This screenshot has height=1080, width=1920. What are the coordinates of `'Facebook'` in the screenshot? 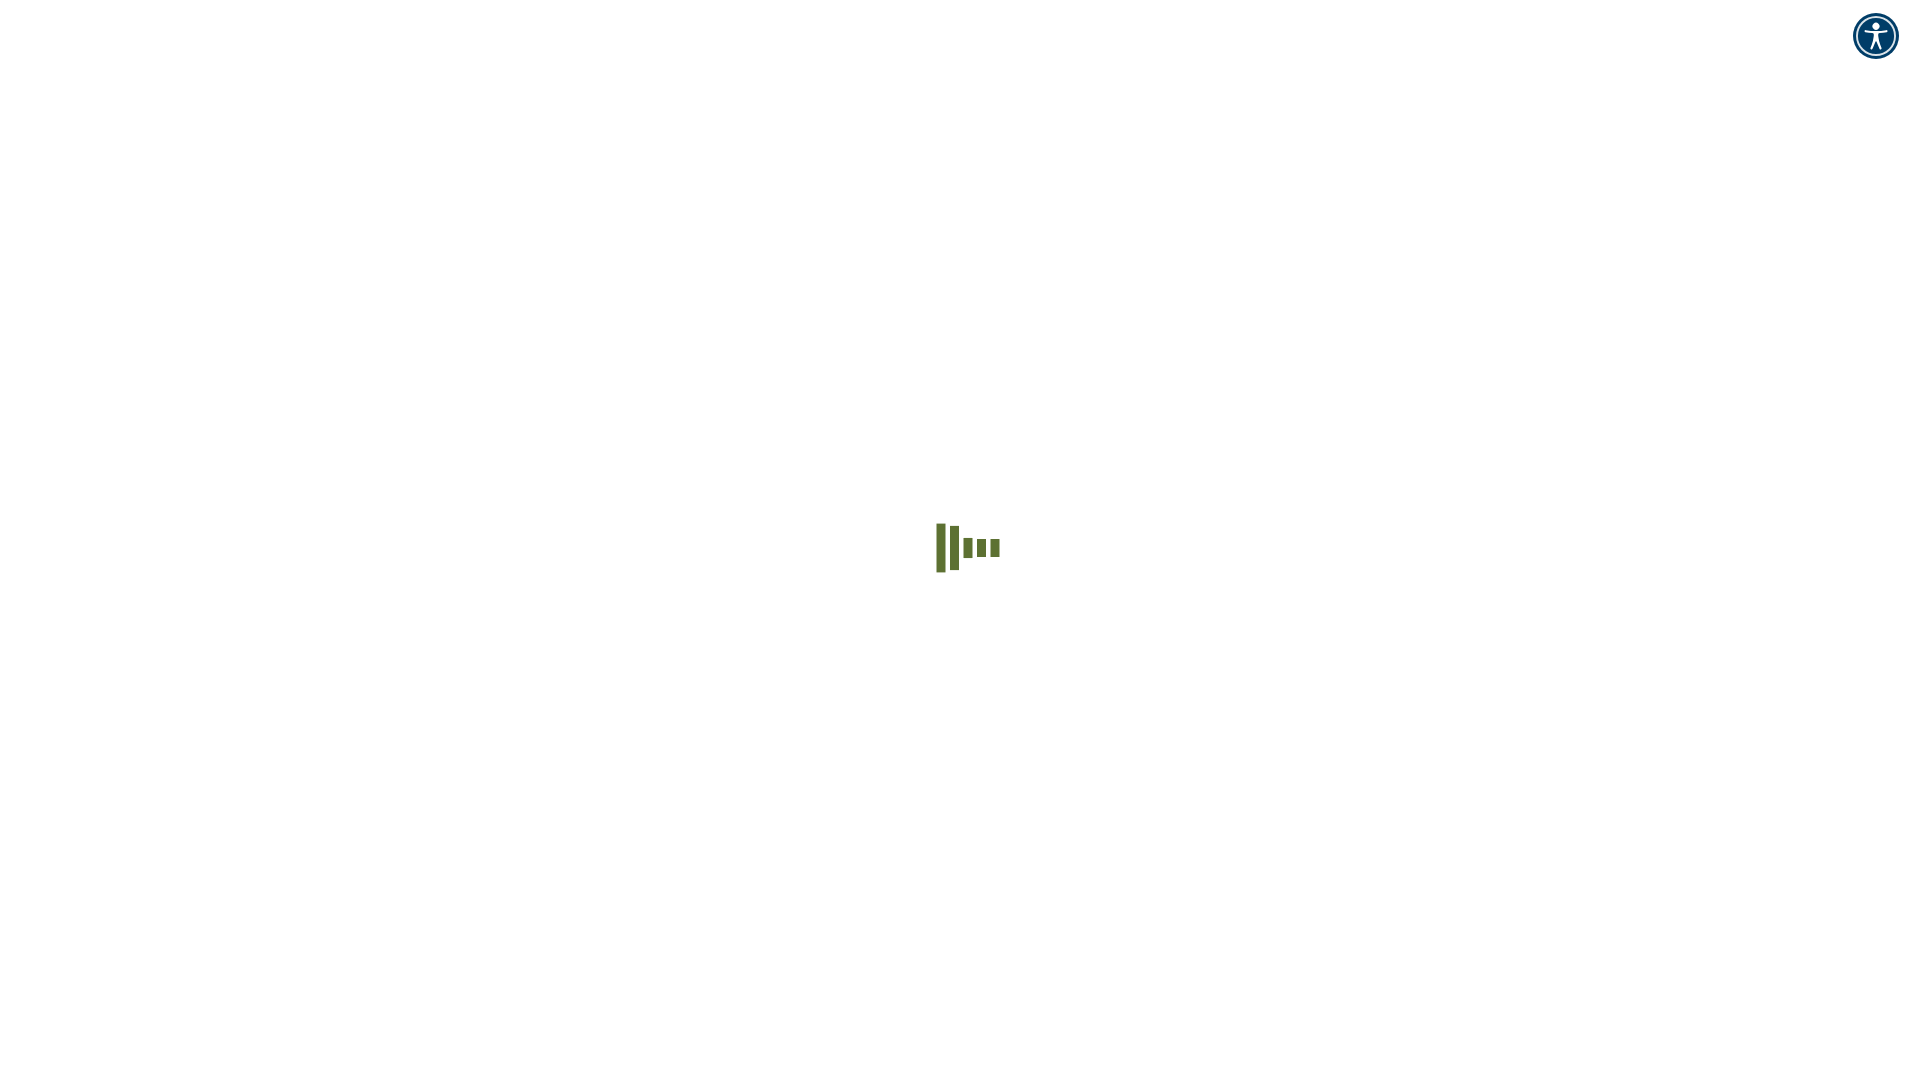 It's located at (38, 737).